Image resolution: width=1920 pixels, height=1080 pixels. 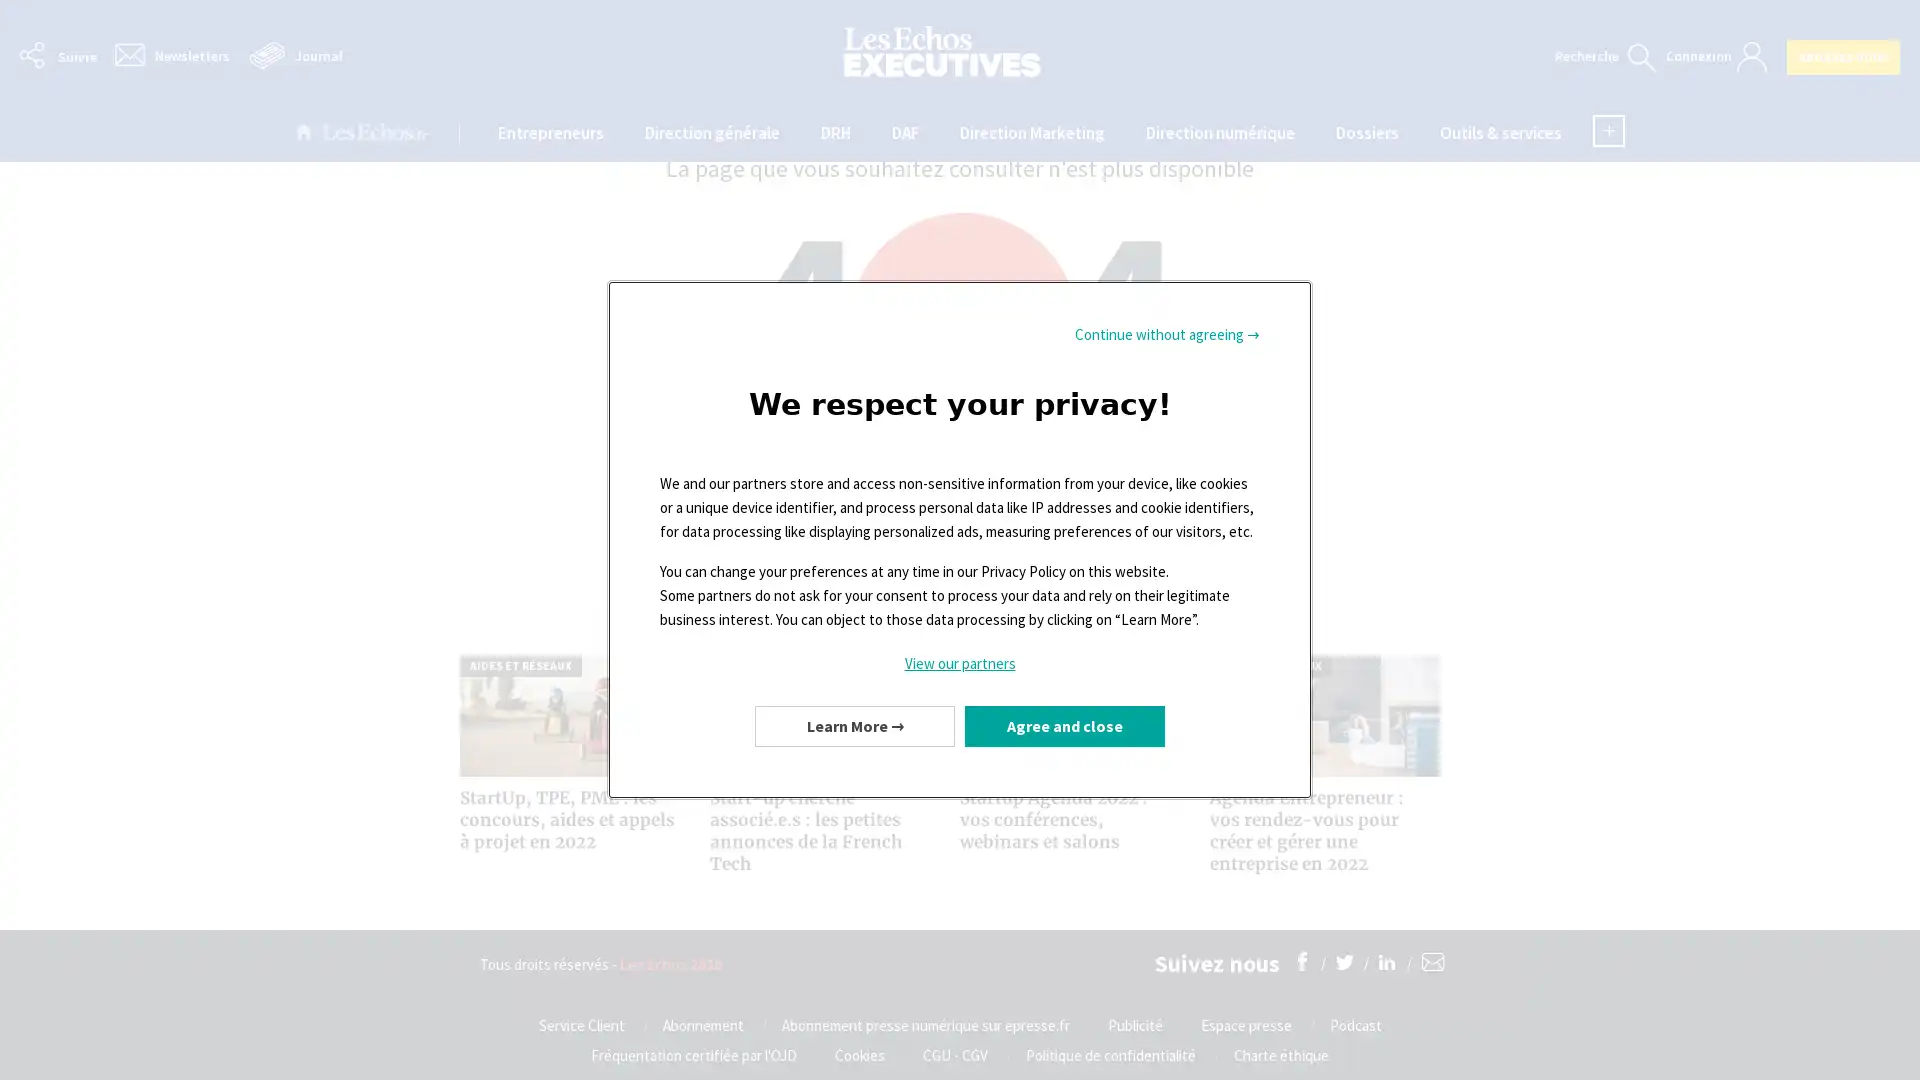 What do you see at coordinates (1608, 131) in the screenshot?
I see `+` at bounding box center [1608, 131].